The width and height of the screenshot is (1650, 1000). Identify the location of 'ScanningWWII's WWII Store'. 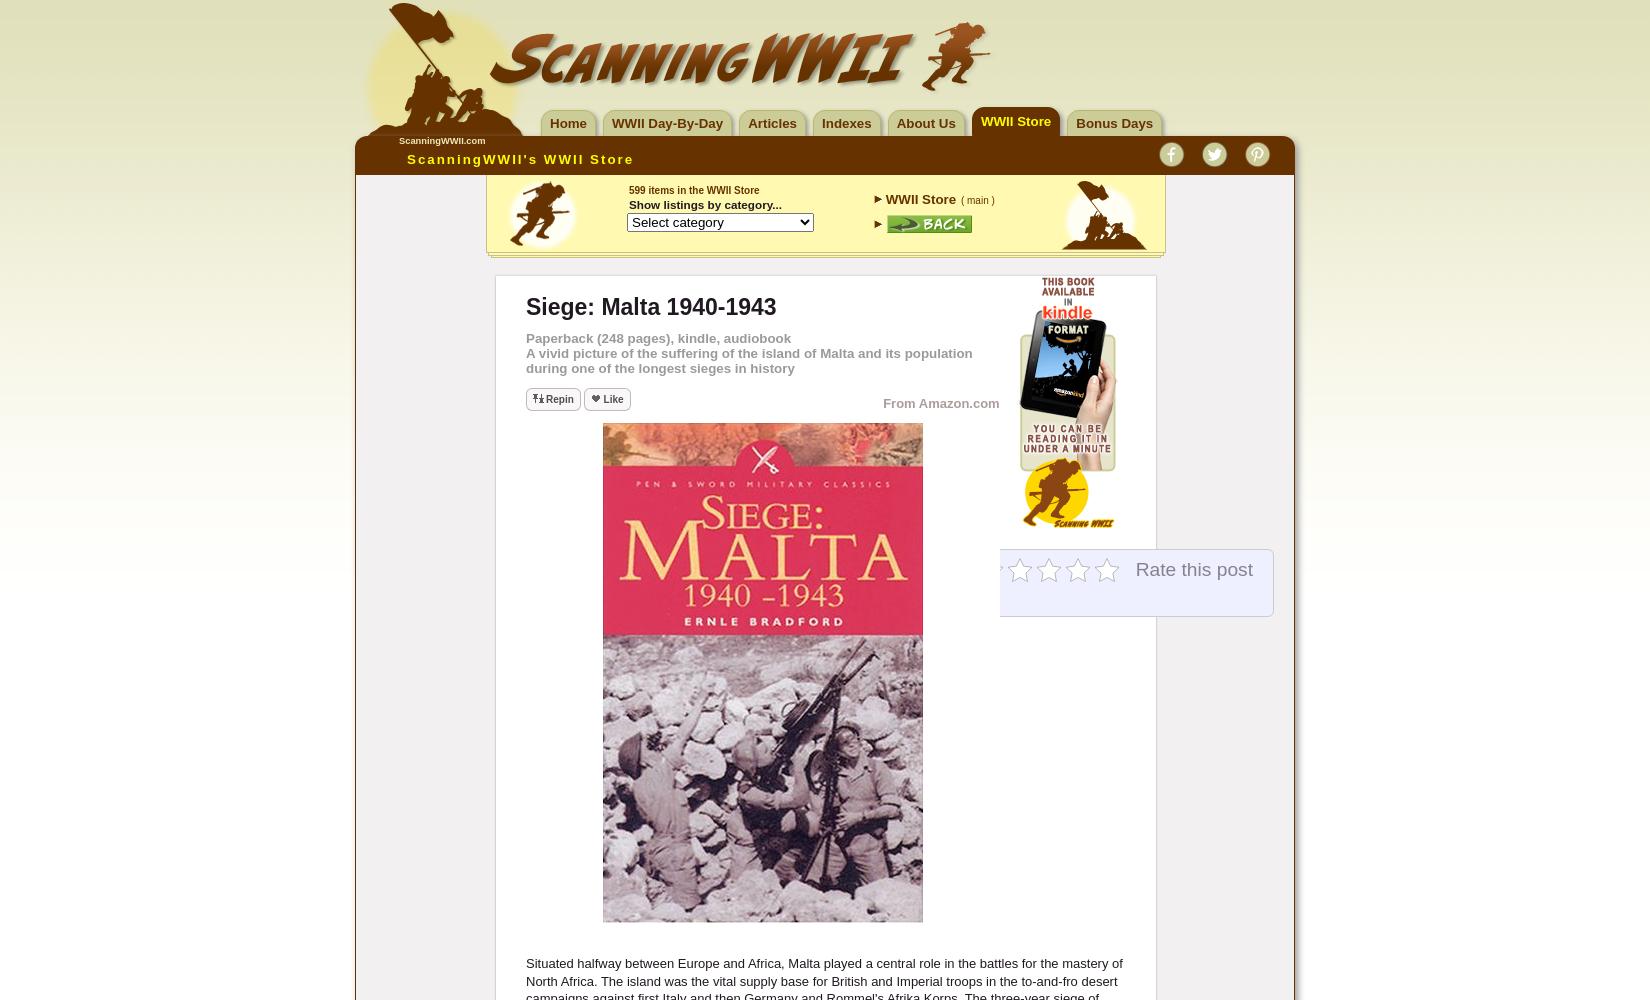
(519, 159).